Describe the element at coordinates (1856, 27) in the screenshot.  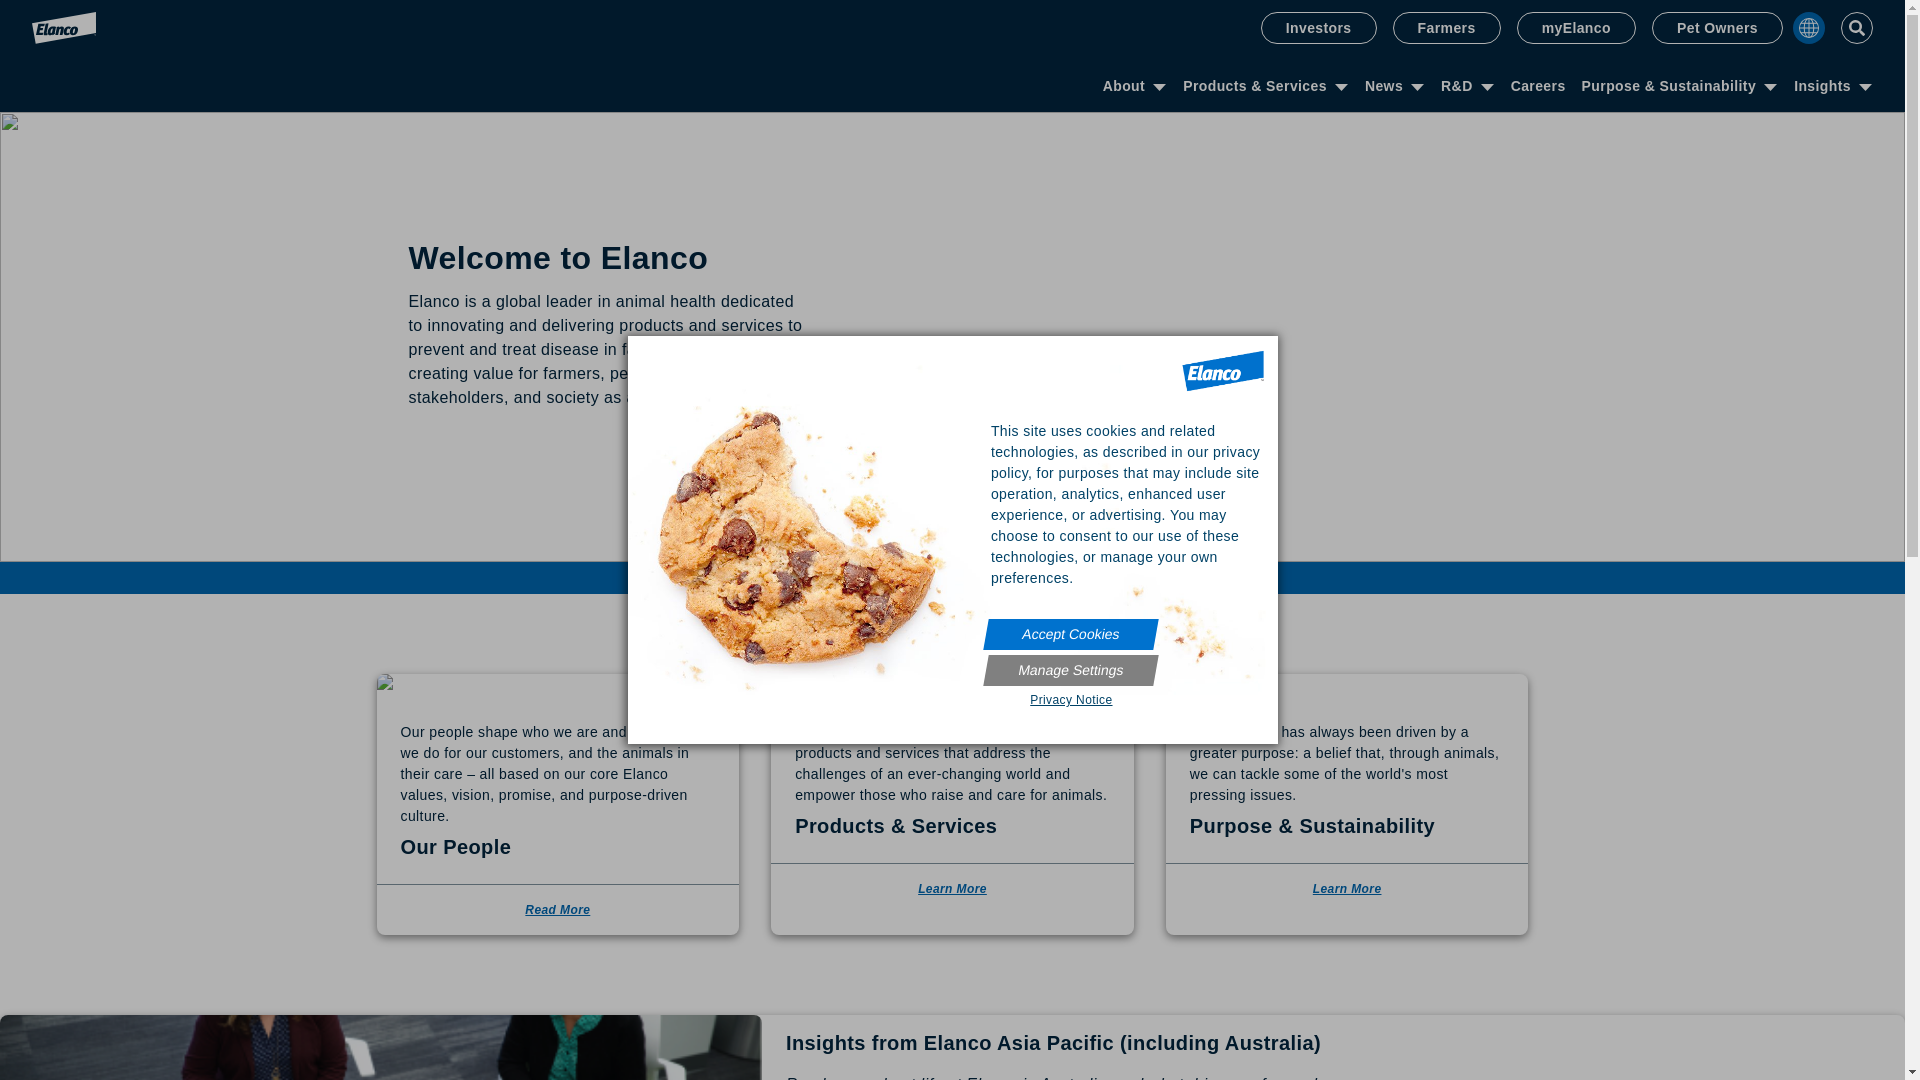
I see `'Toggle Search'` at that location.